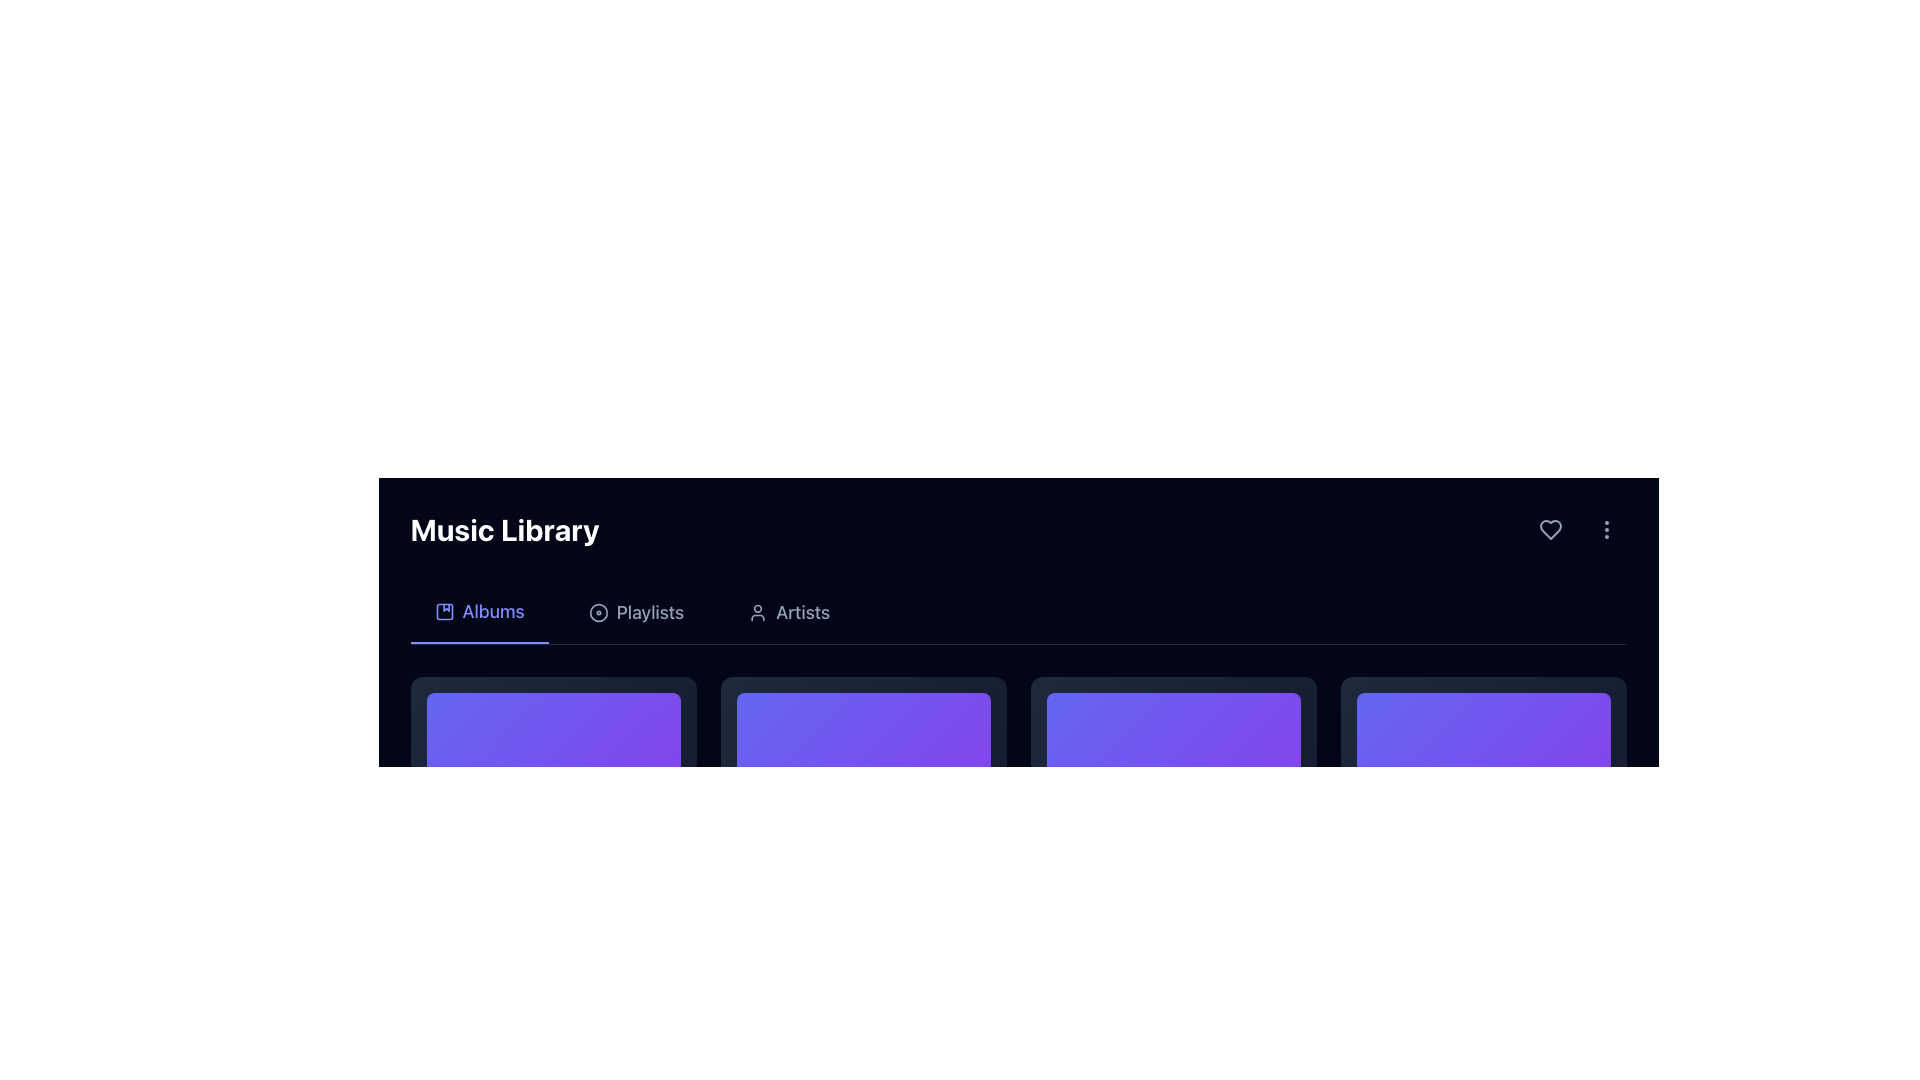  Describe the element at coordinates (1606, 528) in the screenshot. I see `the Vertical Ellipsis Icon located in the top-right corner of the application's interface, adjacent to a heart-shaped icon` at that location.